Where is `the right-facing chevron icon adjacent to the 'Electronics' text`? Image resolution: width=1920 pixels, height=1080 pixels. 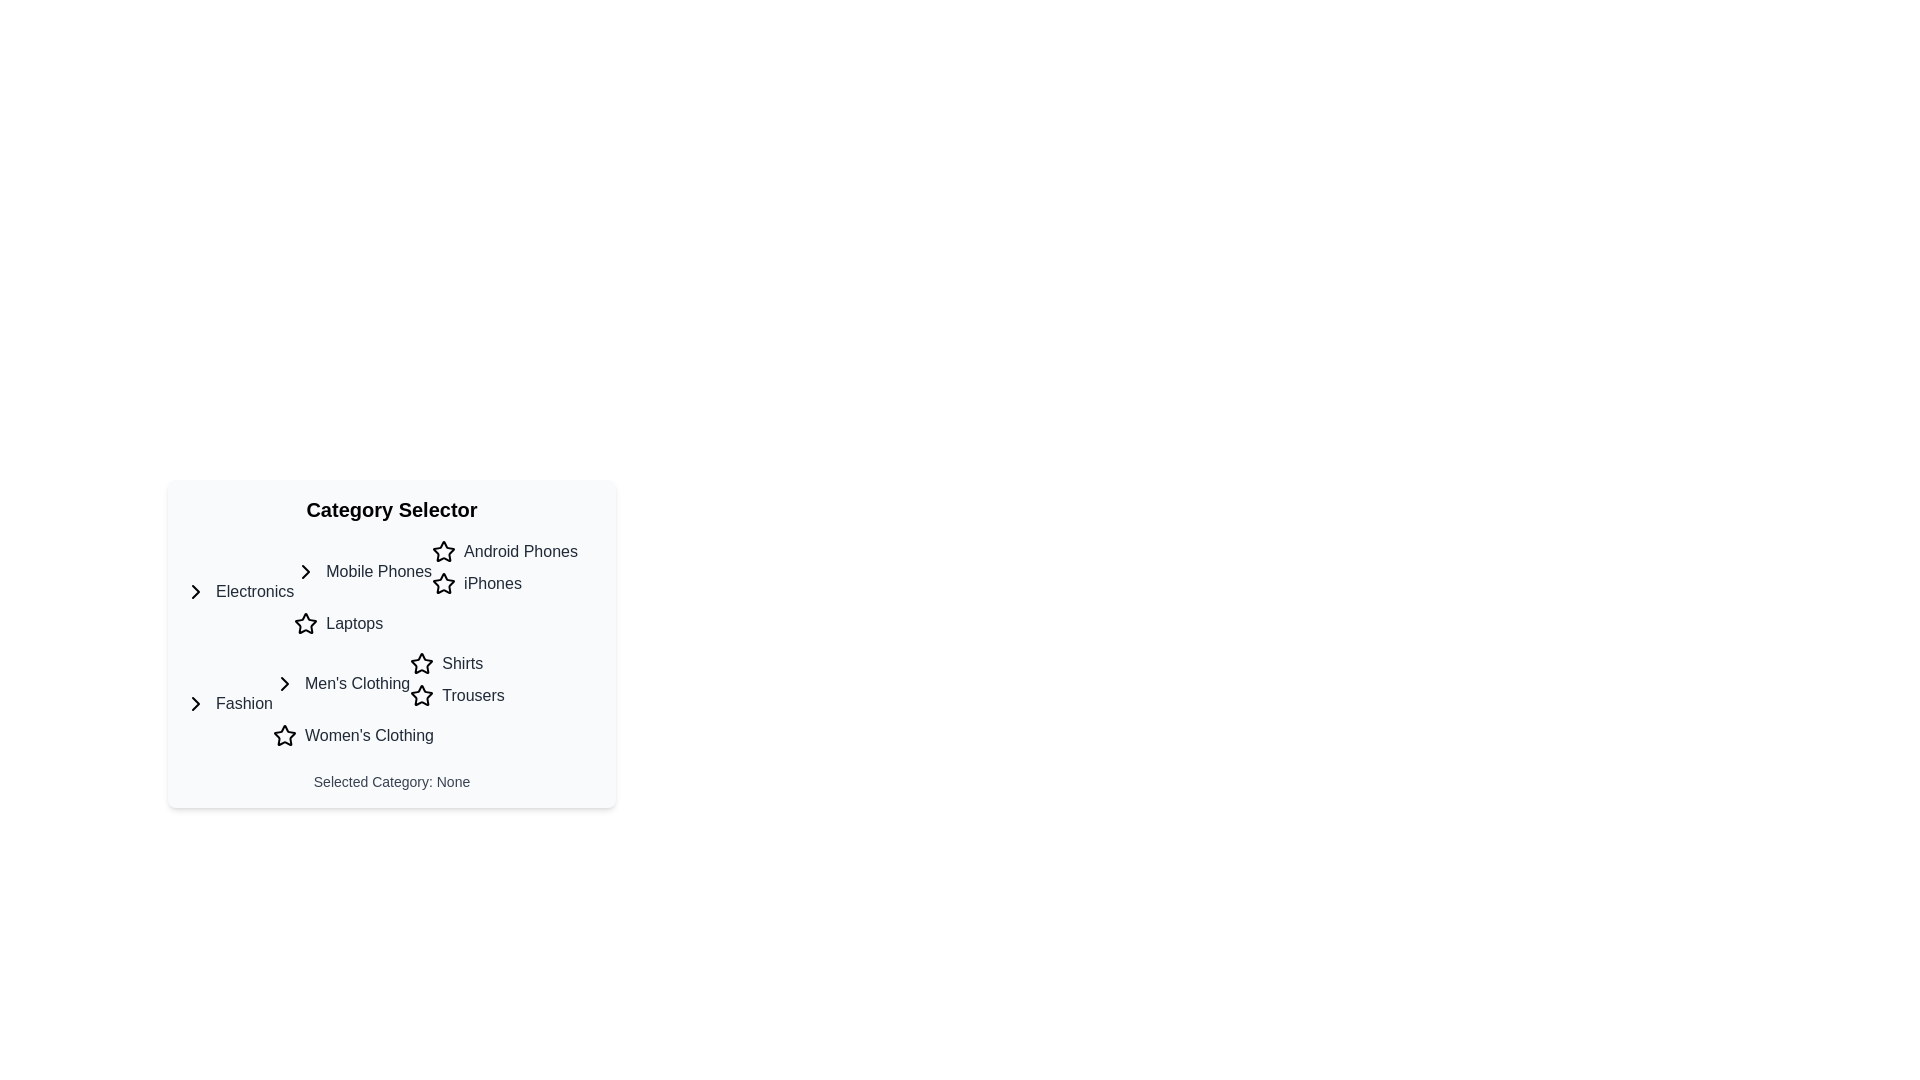
the right-facing chevron icon adjacent to the 'Electronics' text is located at coordinates (196, 590).